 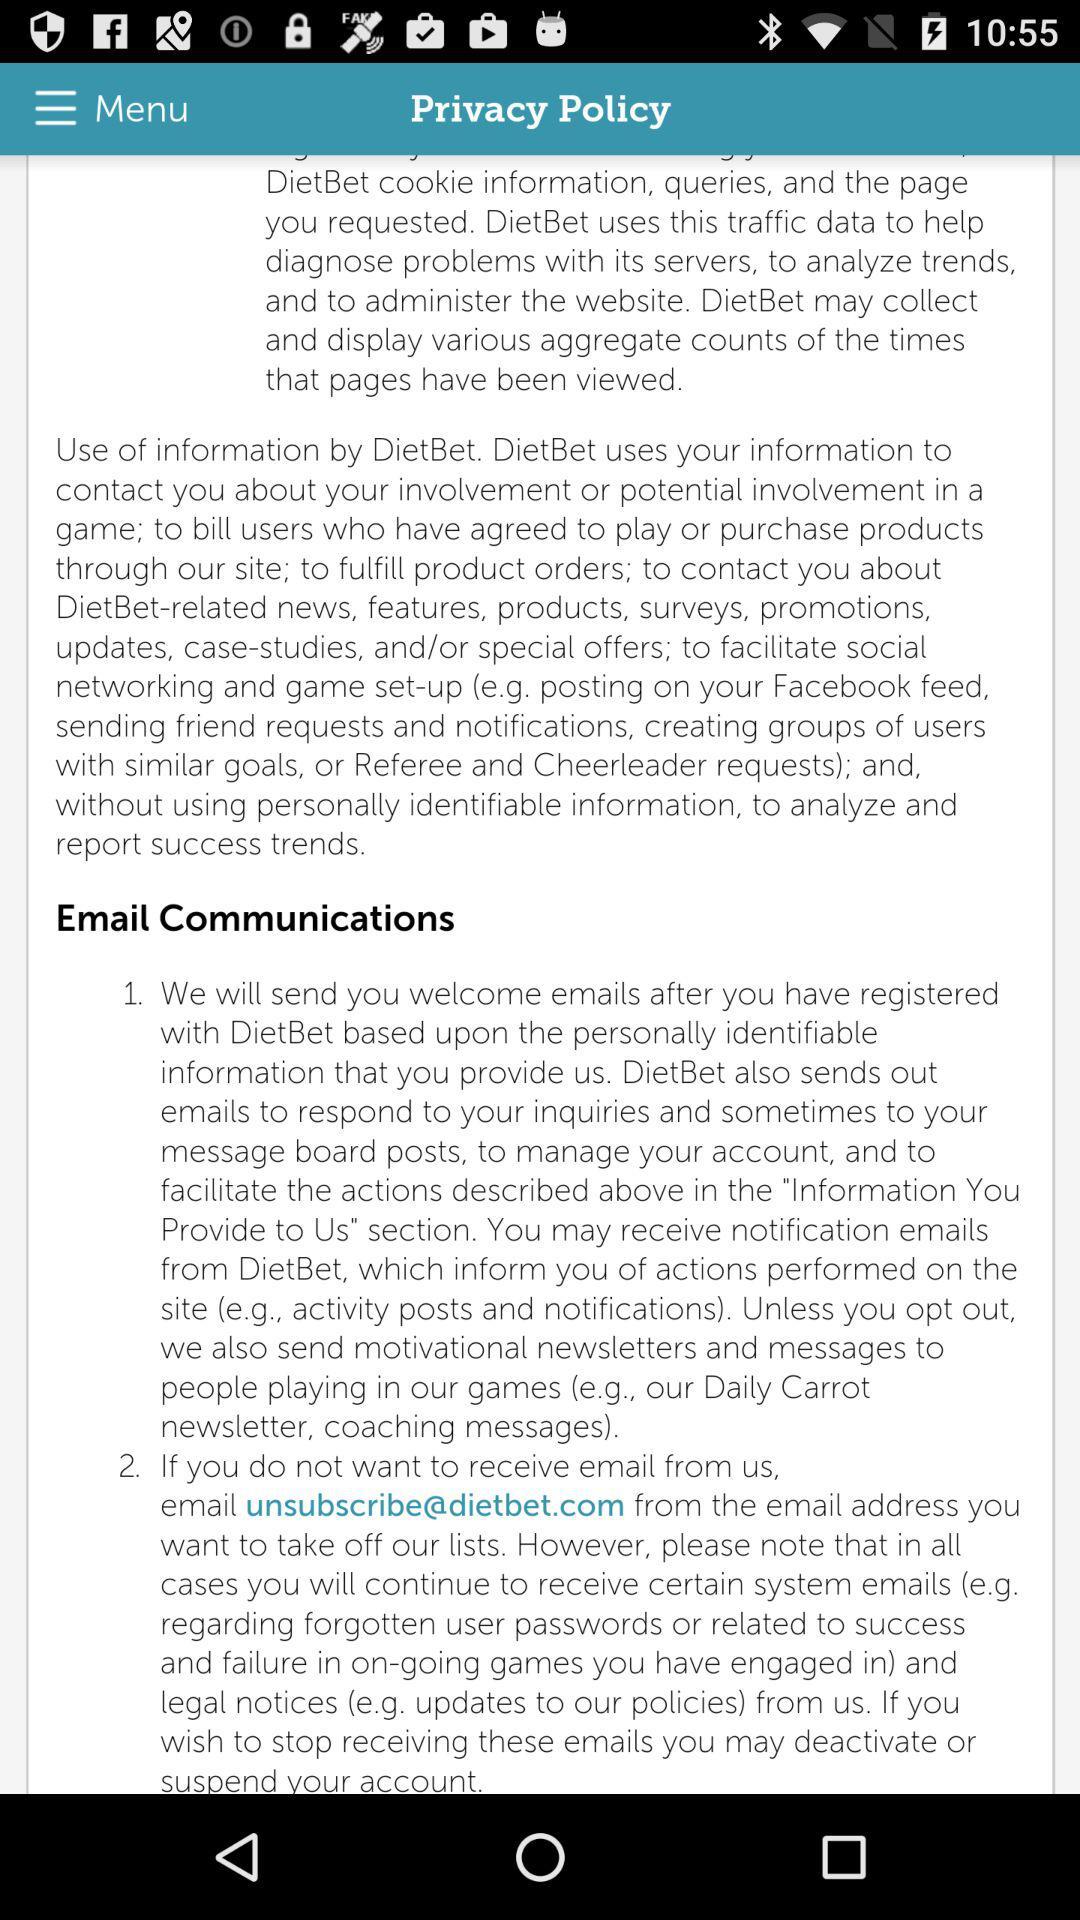 I want to click on the app next to the privacy policy item, so click(x=101, y=108).